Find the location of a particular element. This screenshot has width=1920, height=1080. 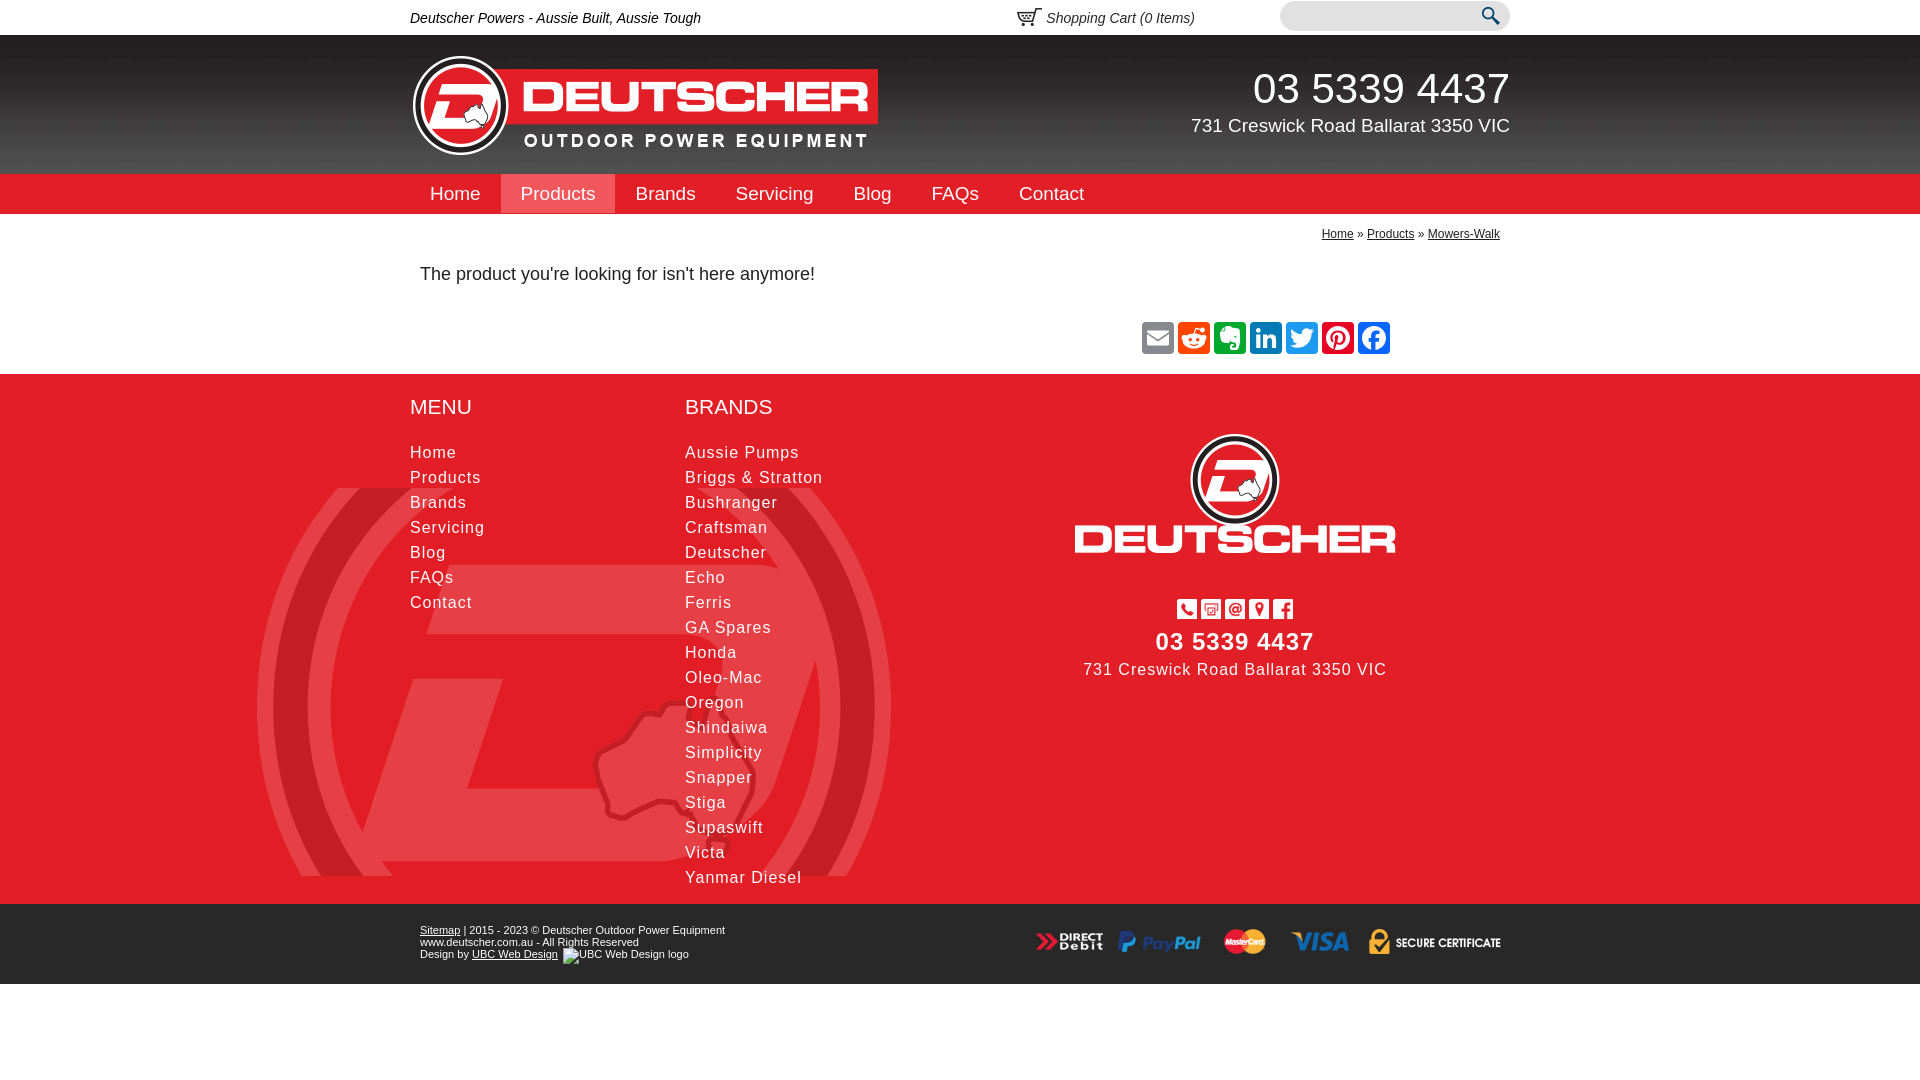

'03 5339 4437' is located at coordinates (1251, 87).